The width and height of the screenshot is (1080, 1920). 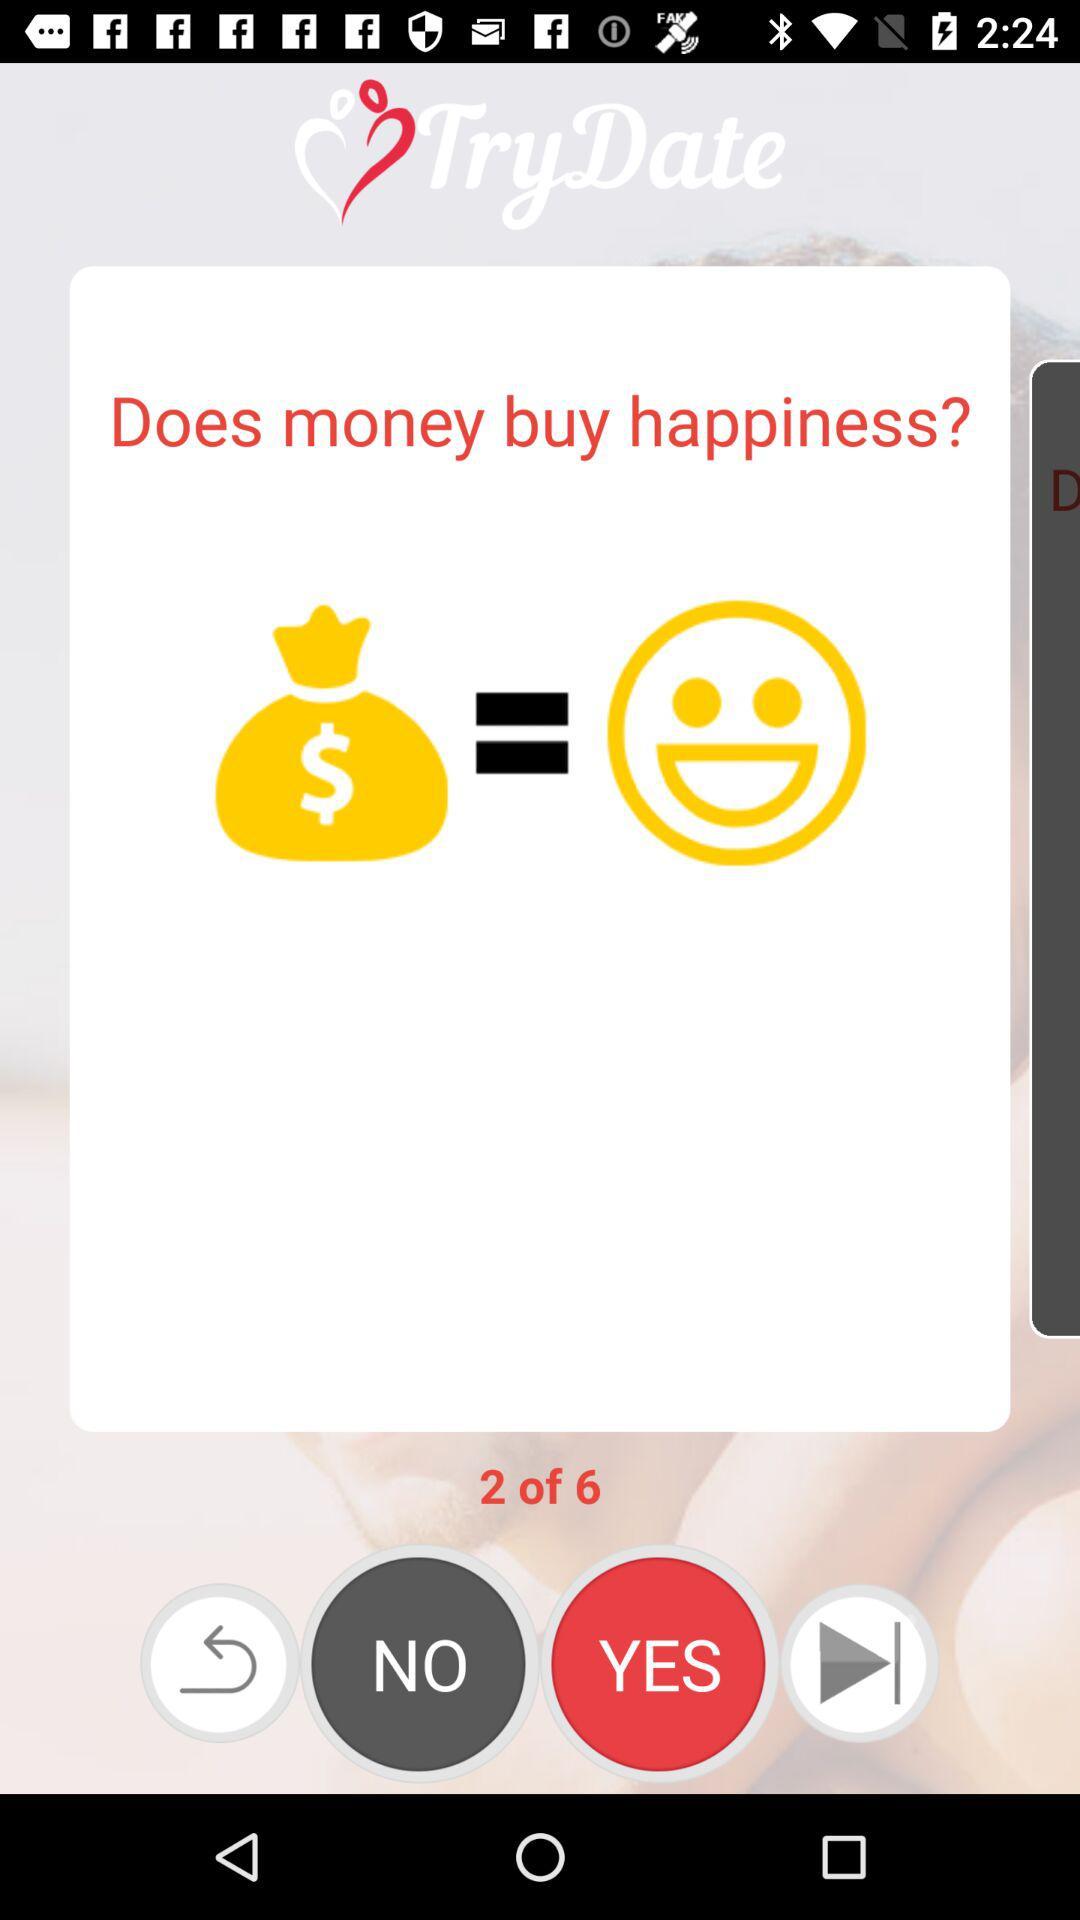 What do you see at coordinates (659, 1663) in the screenshot?
I see `icon below 2 of 6 app` at bounding box center [659, 1663].